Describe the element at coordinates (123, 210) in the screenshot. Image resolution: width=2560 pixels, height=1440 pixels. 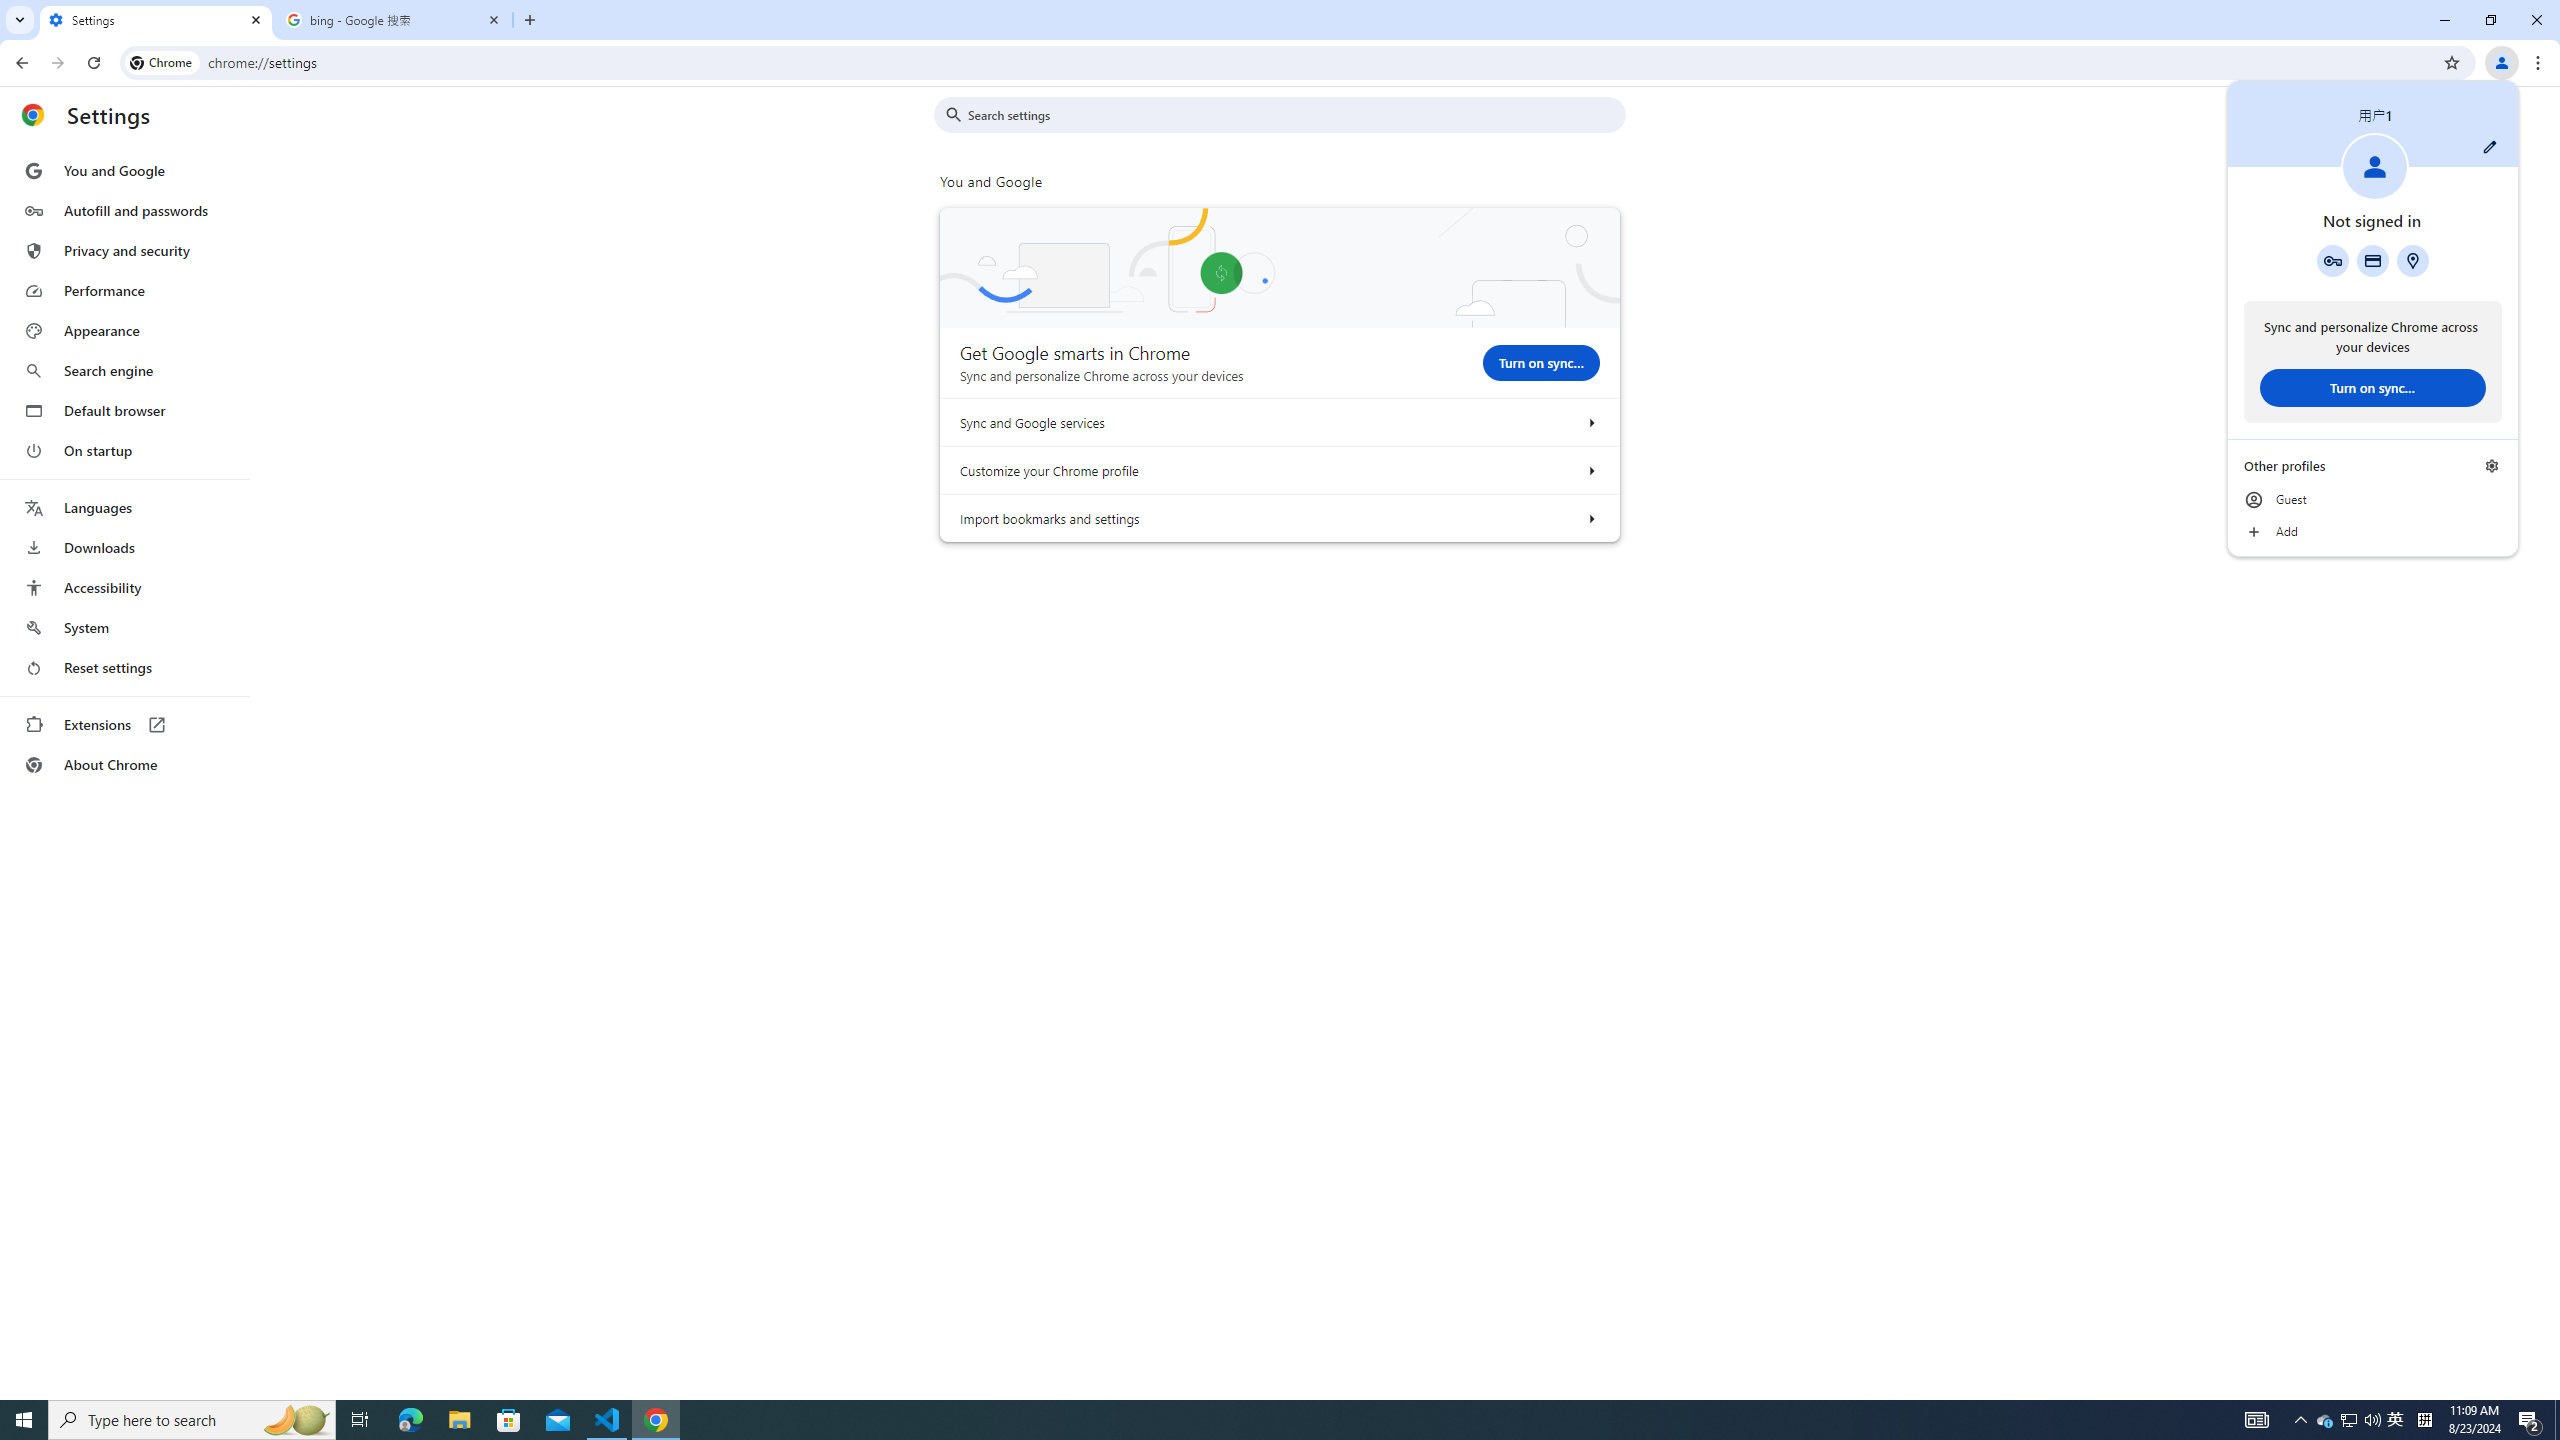
I see `'Autofill and passwords'` at that location.